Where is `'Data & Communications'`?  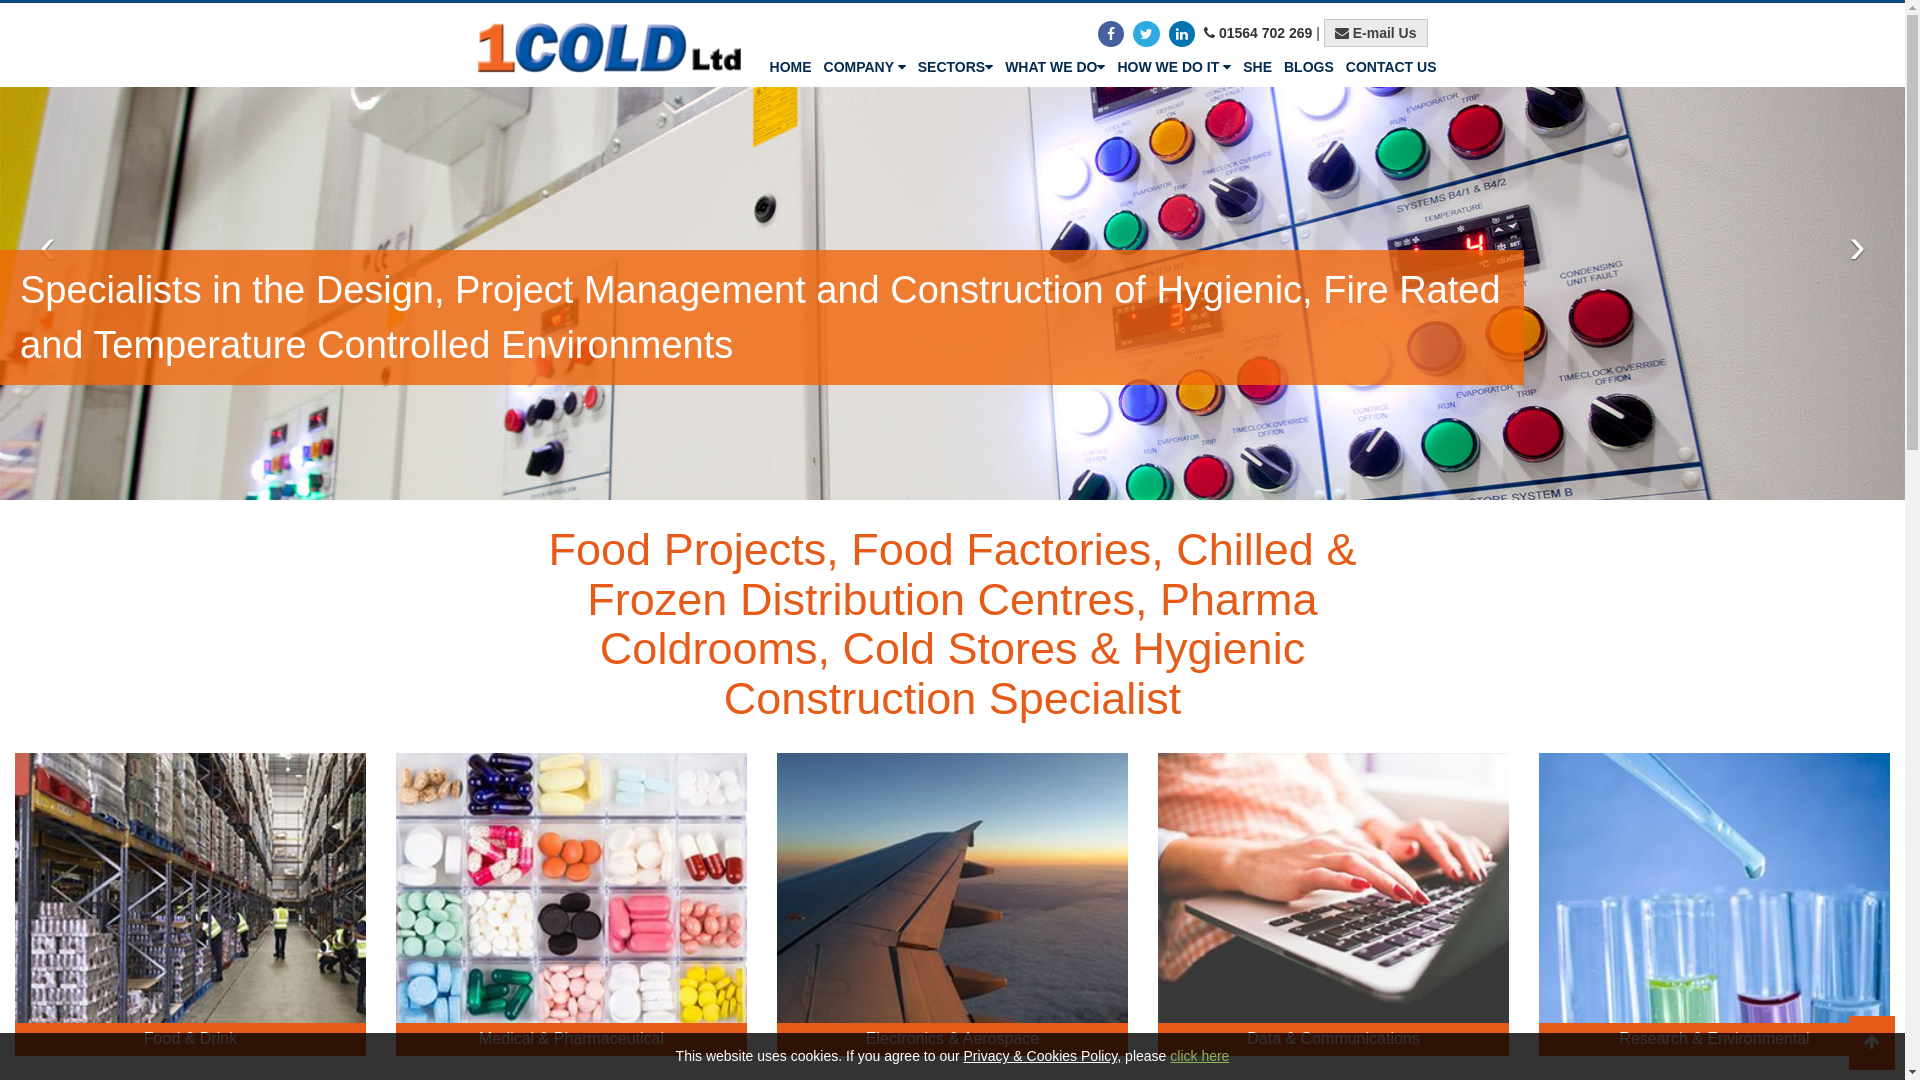
'Data & Communications' is located at coordinates (1333, 904).